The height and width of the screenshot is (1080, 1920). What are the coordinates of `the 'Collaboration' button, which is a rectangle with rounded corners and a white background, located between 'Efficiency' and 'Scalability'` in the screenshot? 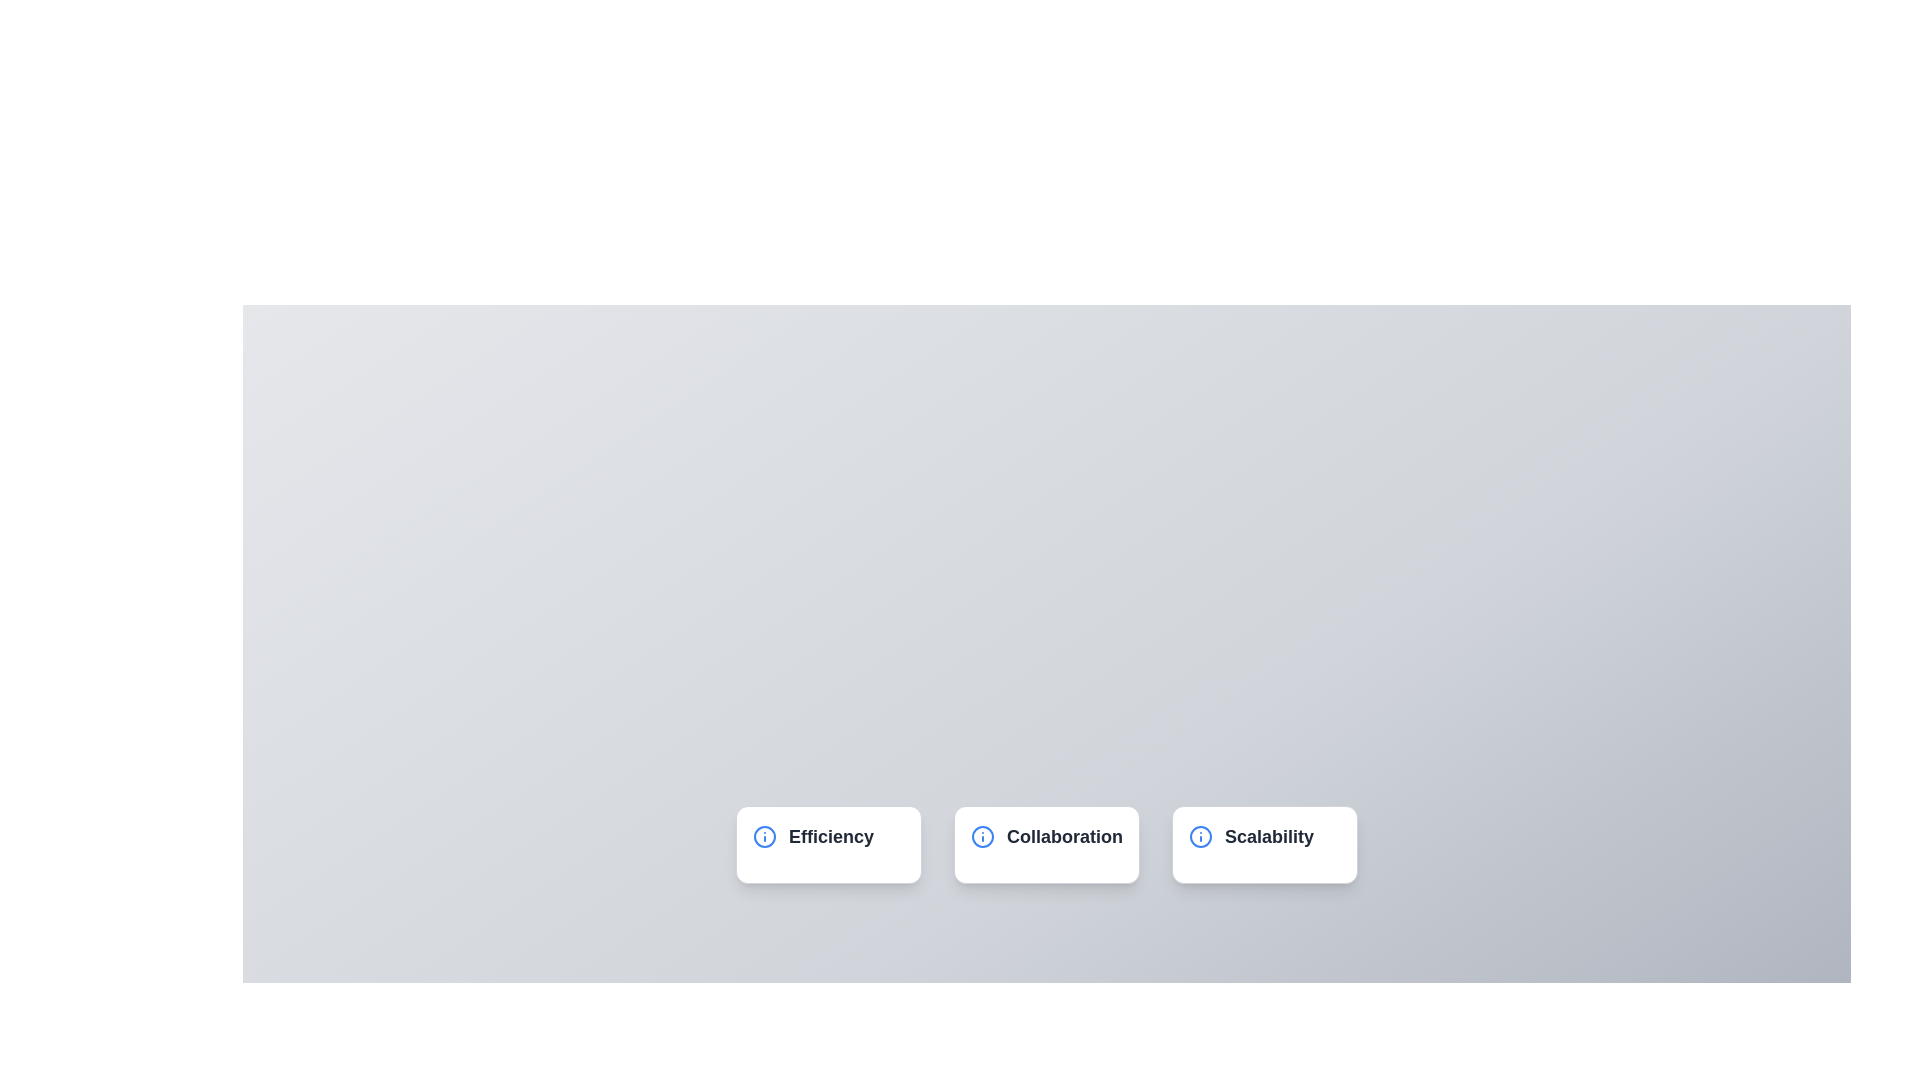 It's located at (1045, 844).